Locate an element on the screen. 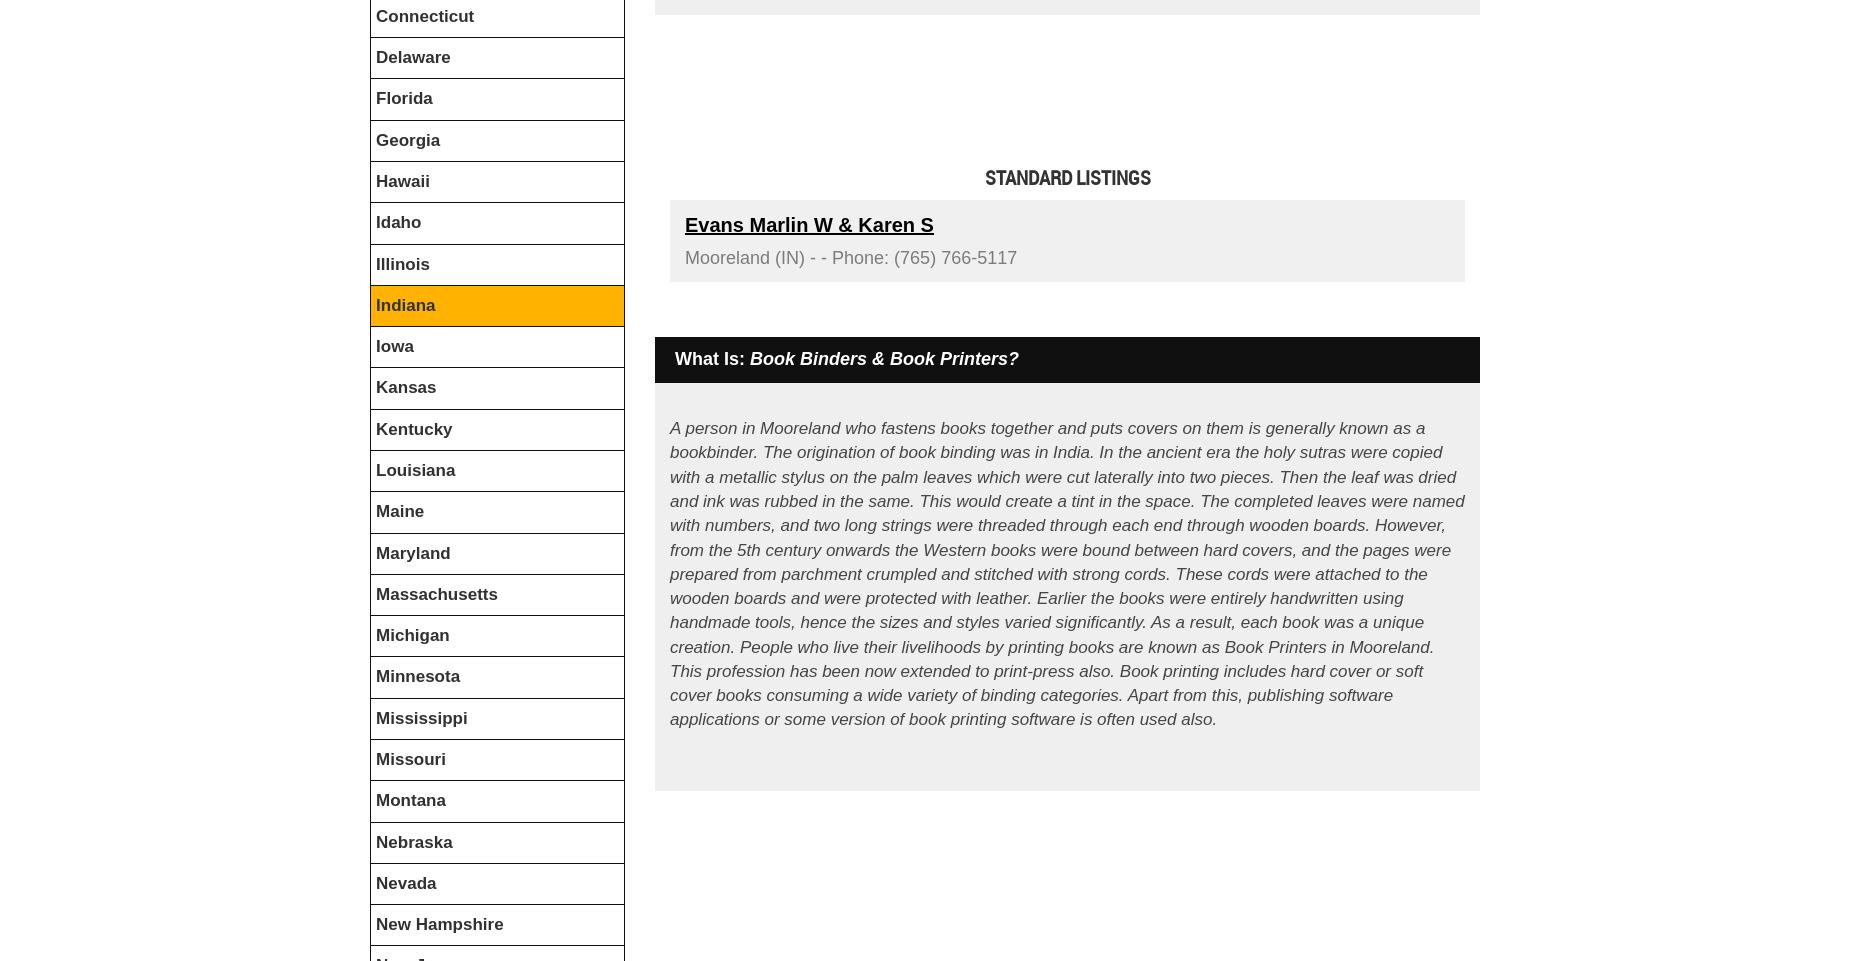 This screenshot has height=961, width=1850. 'Connecticut' is located at coordinates (423, 14).